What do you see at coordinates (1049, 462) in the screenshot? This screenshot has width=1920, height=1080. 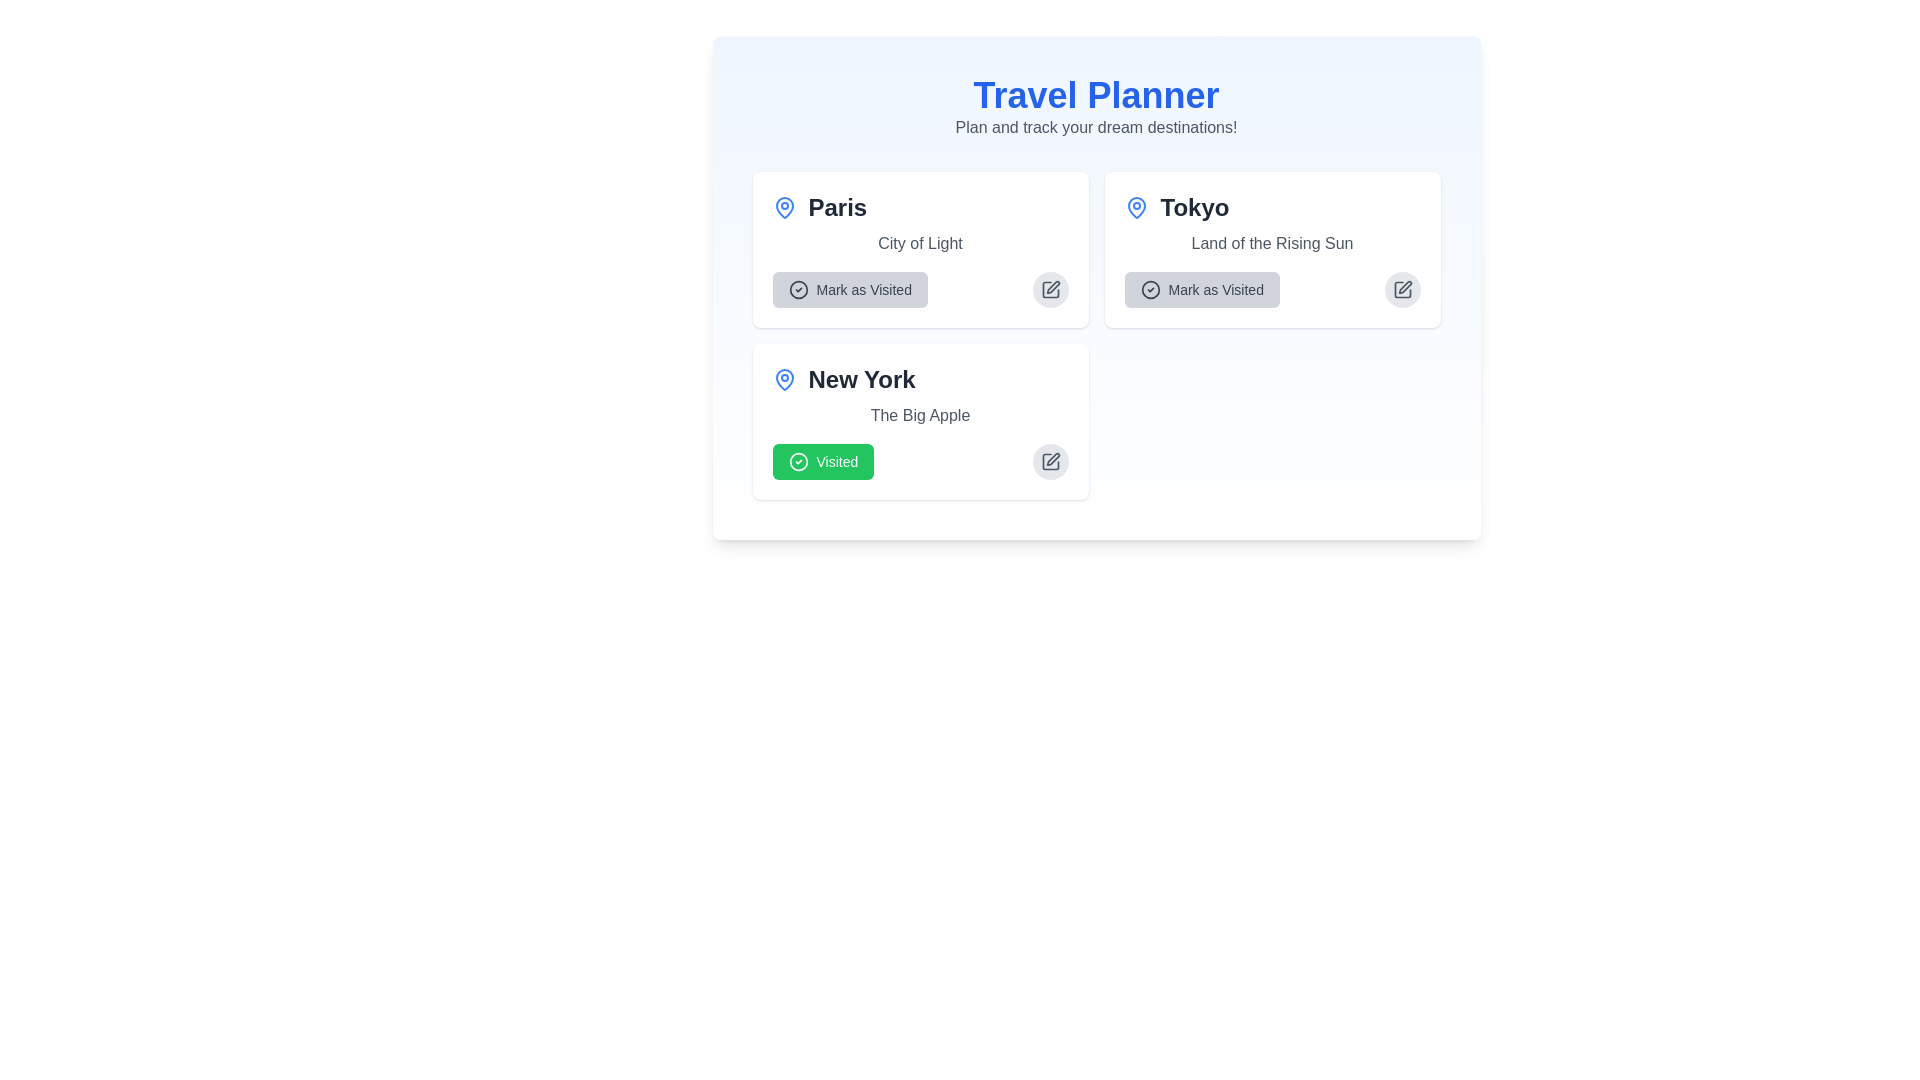 I see `the edit icon button located in the bottom-right corner of the New York card to initiate editing` at bounding box center [1049, 462].